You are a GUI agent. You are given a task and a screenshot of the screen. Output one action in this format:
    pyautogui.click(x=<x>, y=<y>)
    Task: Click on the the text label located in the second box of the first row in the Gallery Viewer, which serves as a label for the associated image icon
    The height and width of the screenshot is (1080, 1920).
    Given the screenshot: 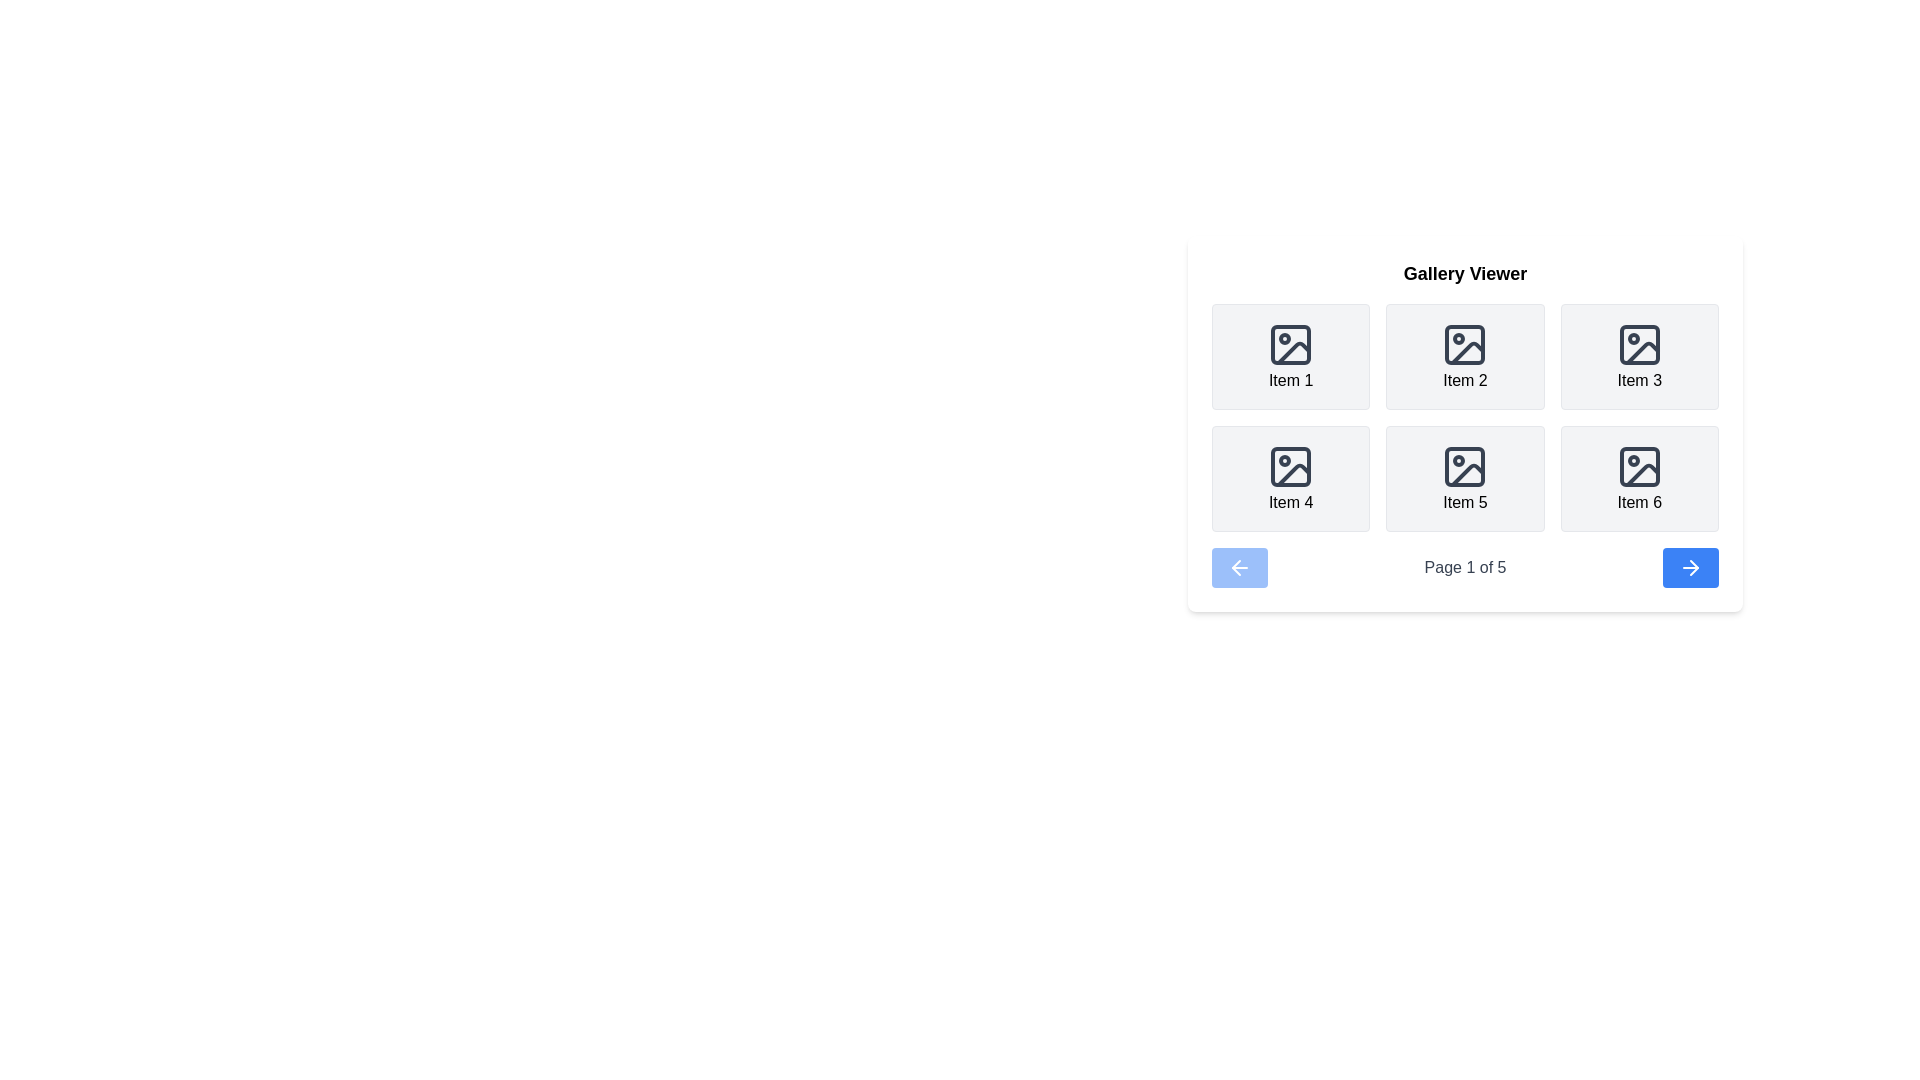 What is the action you would take?
    pyautogui.click(x=1465, y=381)
    